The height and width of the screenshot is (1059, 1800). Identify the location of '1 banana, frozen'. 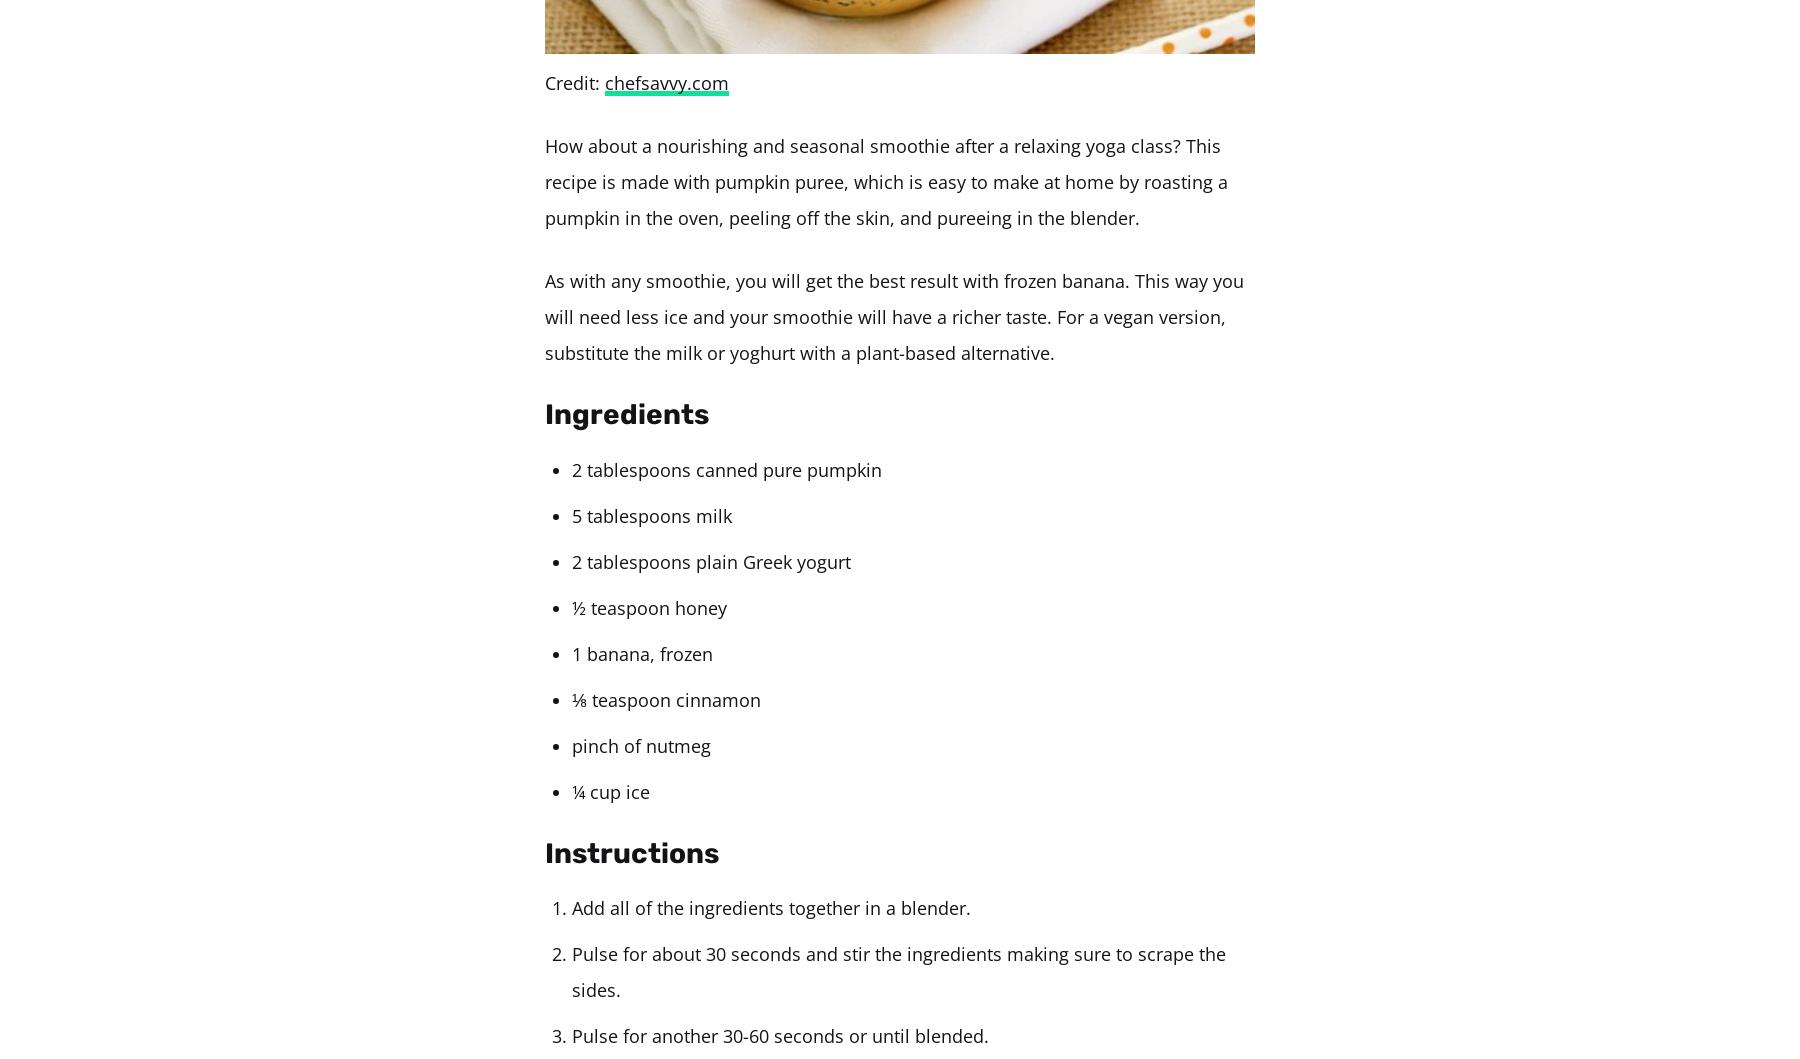
(642, 652).